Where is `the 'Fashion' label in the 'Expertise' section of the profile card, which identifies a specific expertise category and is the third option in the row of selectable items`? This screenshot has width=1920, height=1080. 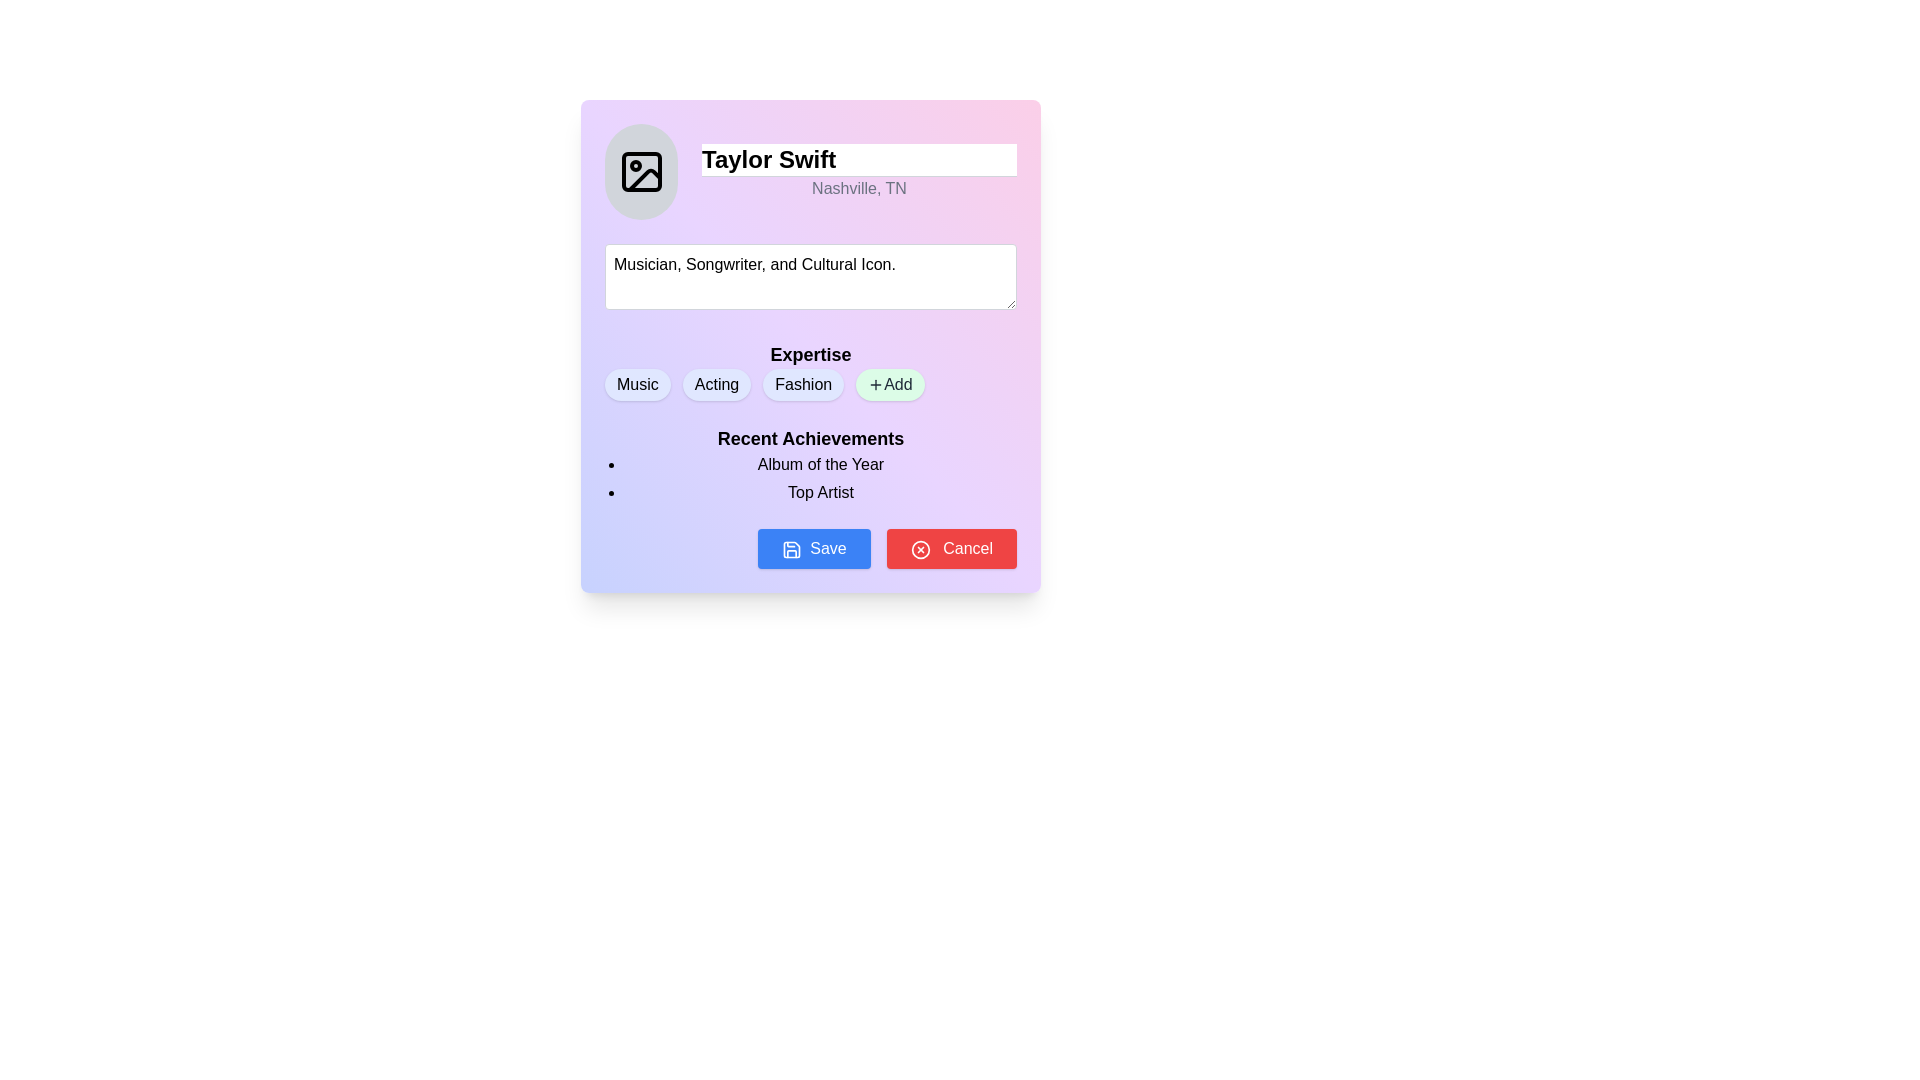 the 'Fashion' label in the 'Expertise' section of the profile card, which identifies a specific expertise category and is the third option in the row of selectable items is located at coordinates (811, 370).